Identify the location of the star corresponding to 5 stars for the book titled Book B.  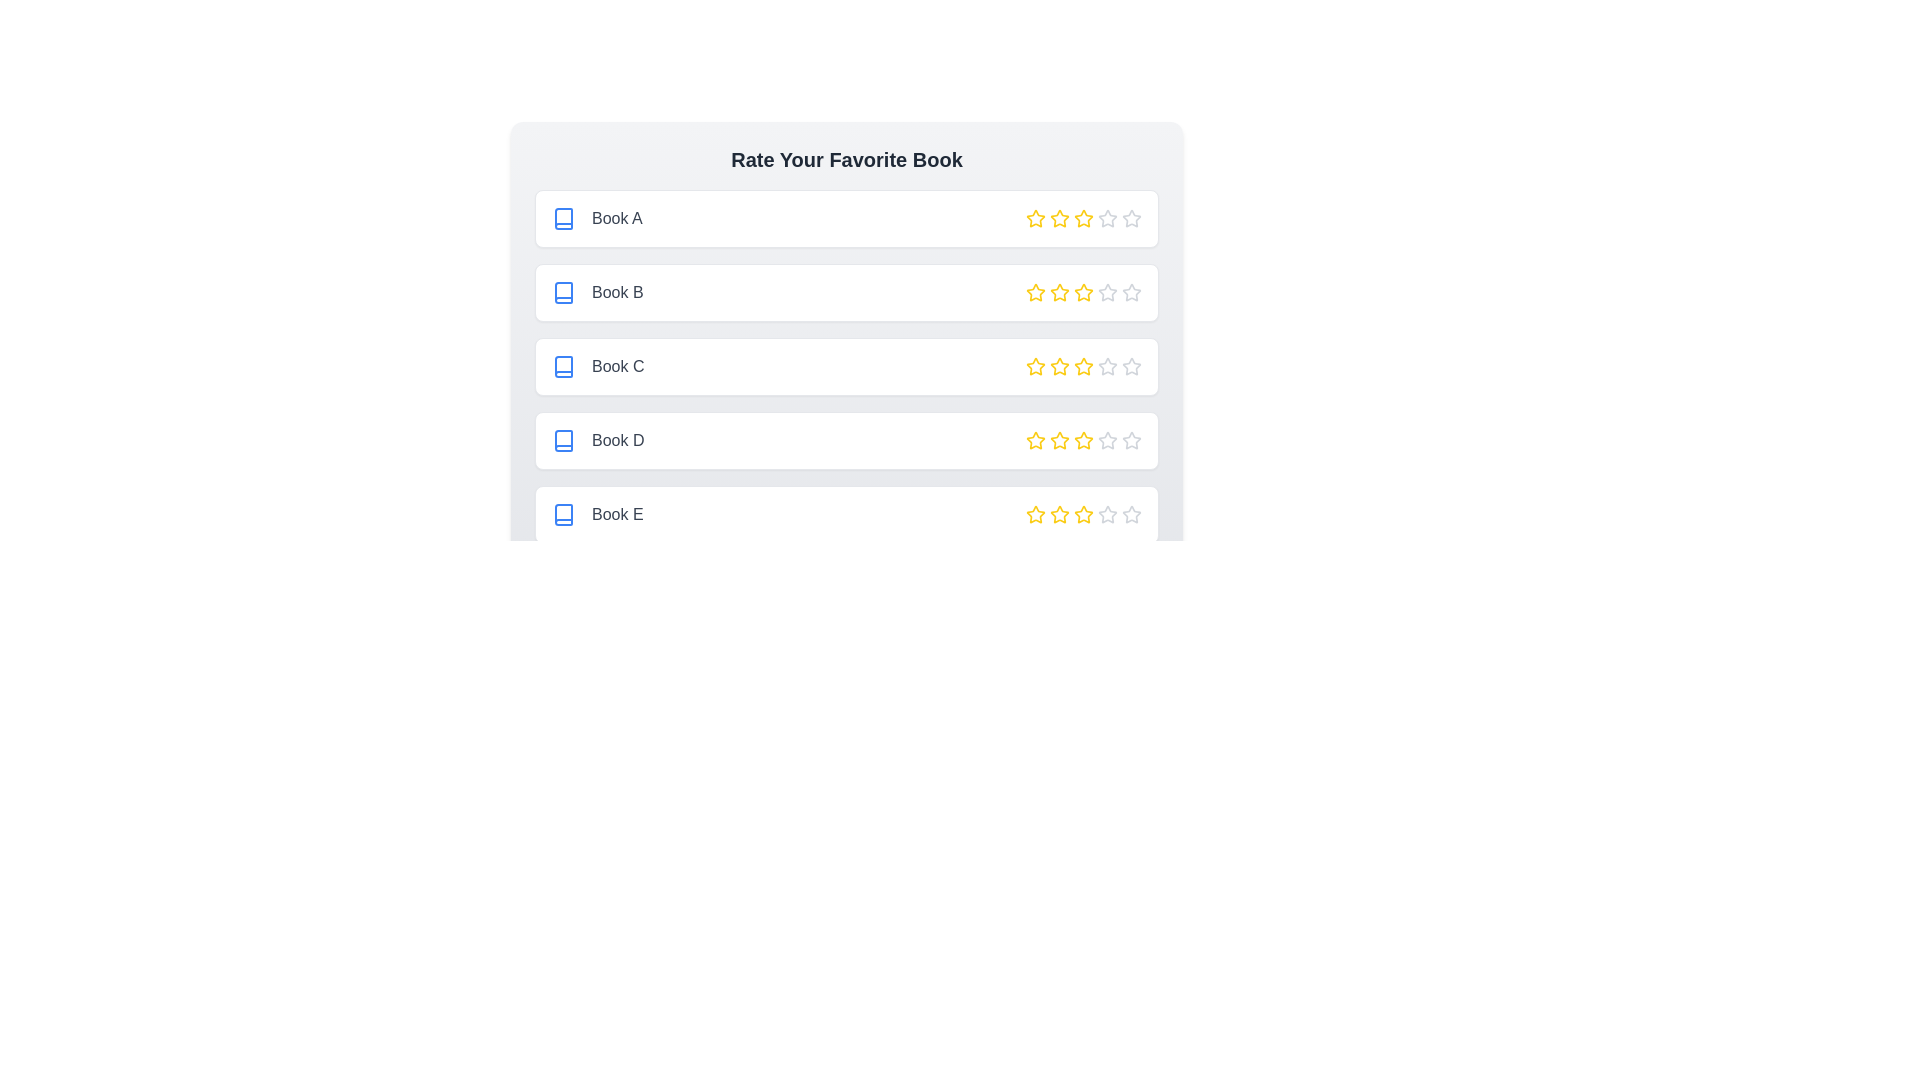
(1132, 293).